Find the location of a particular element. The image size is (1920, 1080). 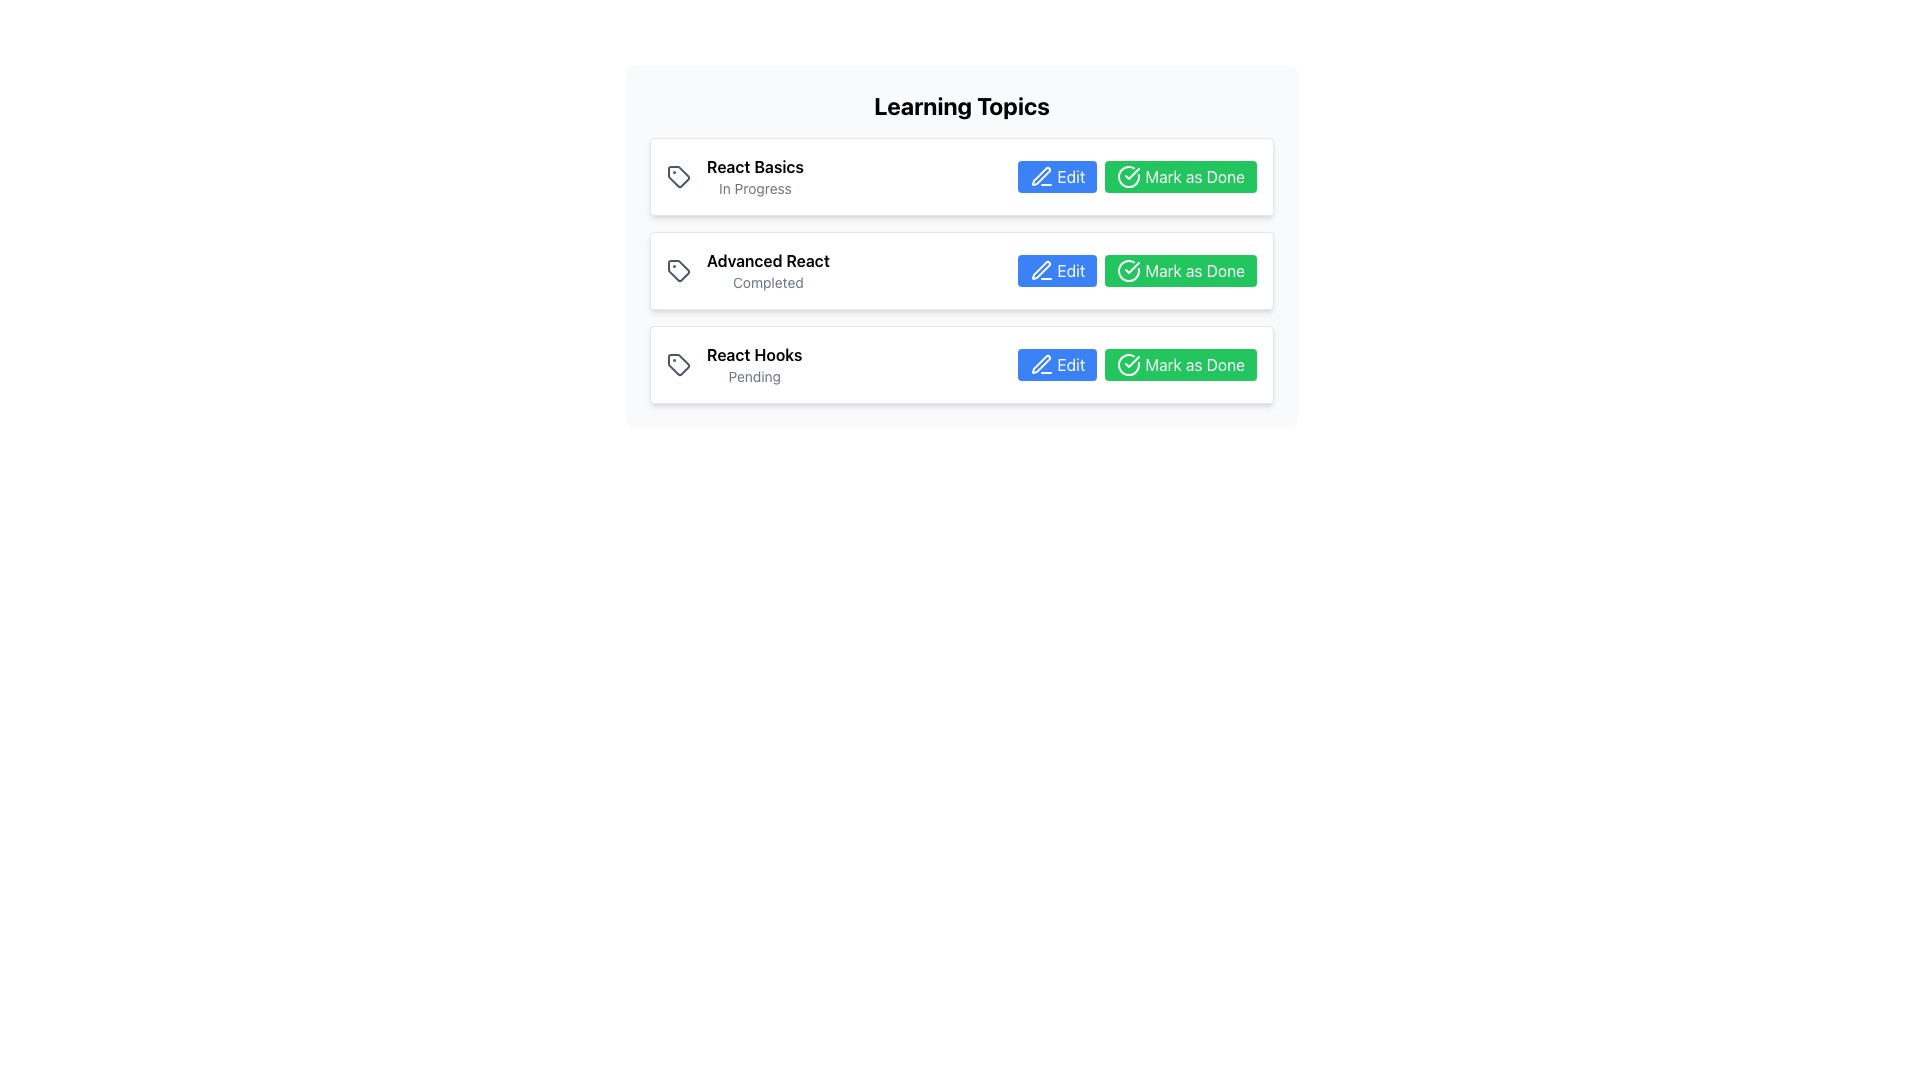

the small icon resembling a tag symbol with a gray outline located at the start of the 'React Basics' row under the 'Learning Topics' heading is located at coordinates (678, 176).